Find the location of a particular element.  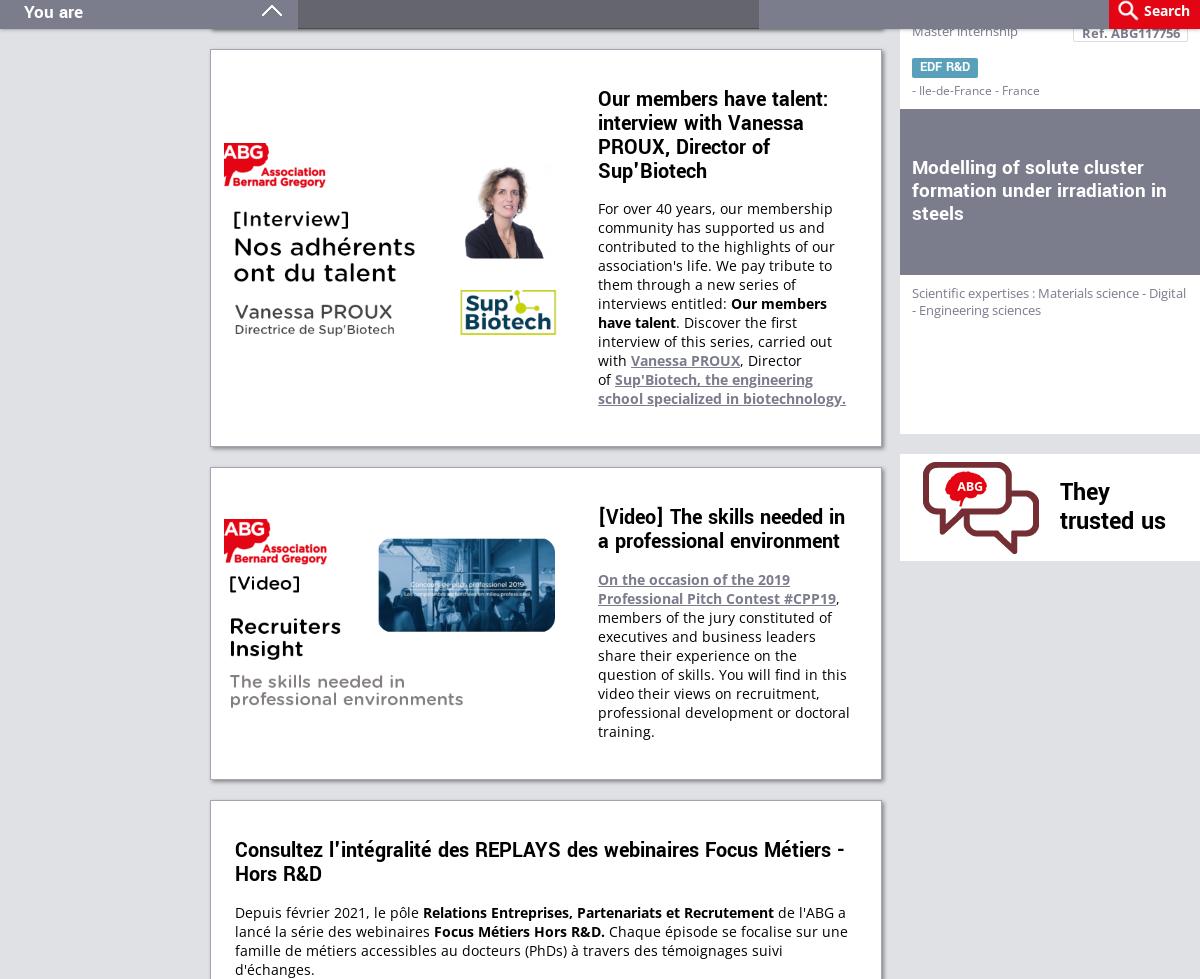

'Depuis février 2021, le pôle' is located at coordinates (329, 910).